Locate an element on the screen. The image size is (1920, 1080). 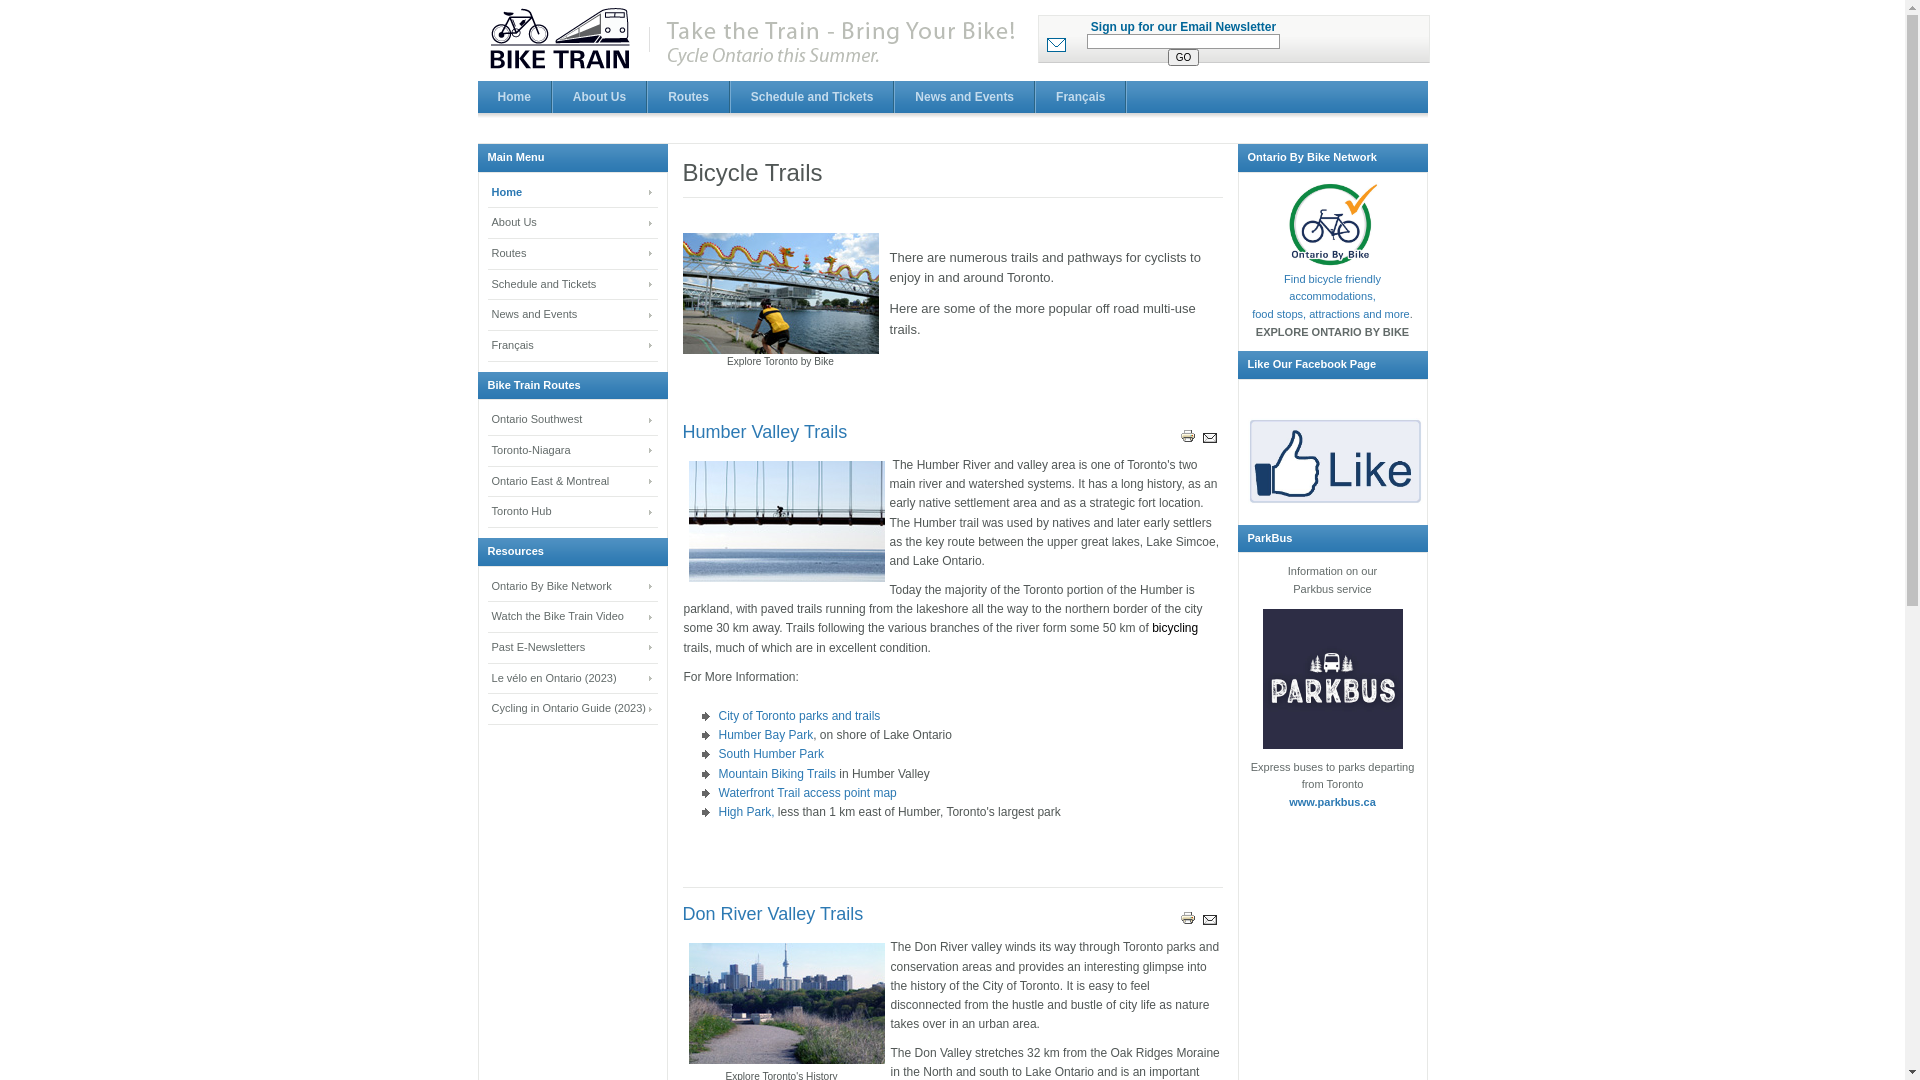
'Humber Bay Park' is located at coordinates (764, 735).